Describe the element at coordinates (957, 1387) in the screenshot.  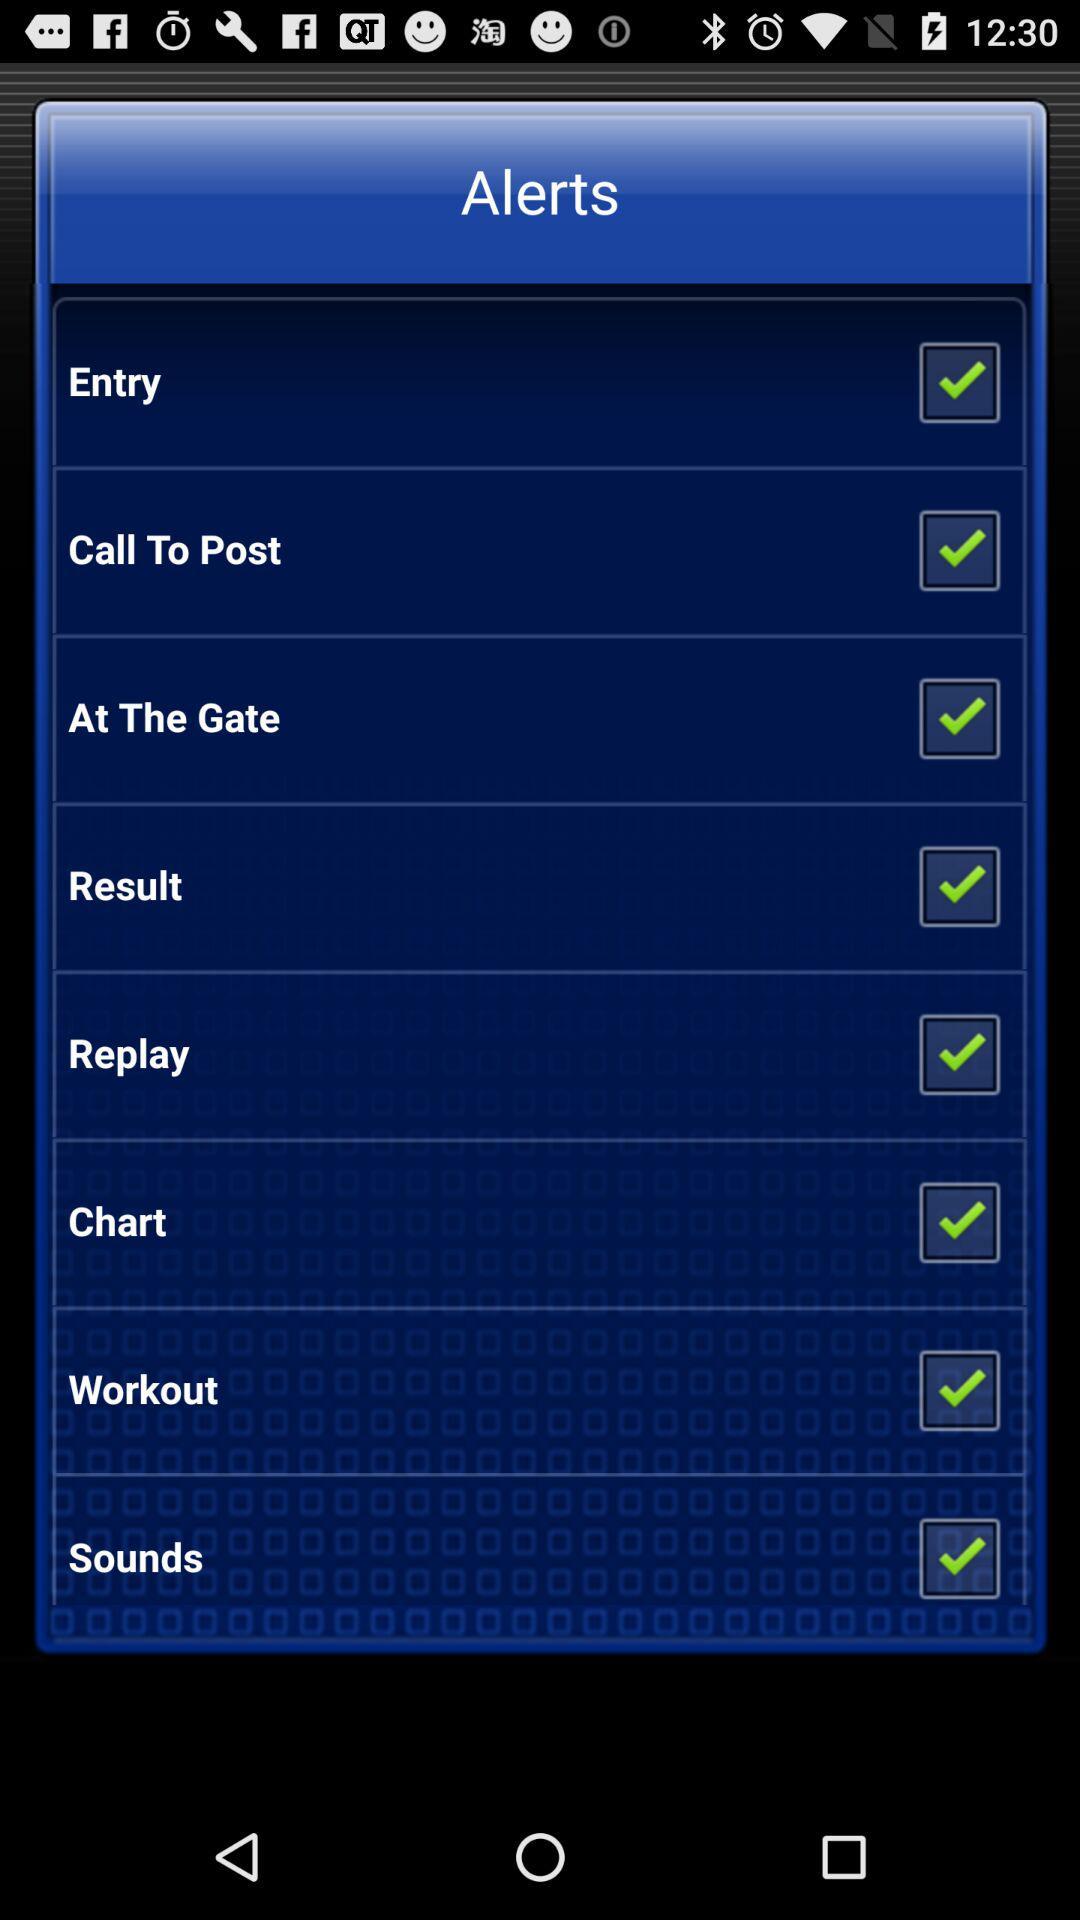
I see `selected` at that location.